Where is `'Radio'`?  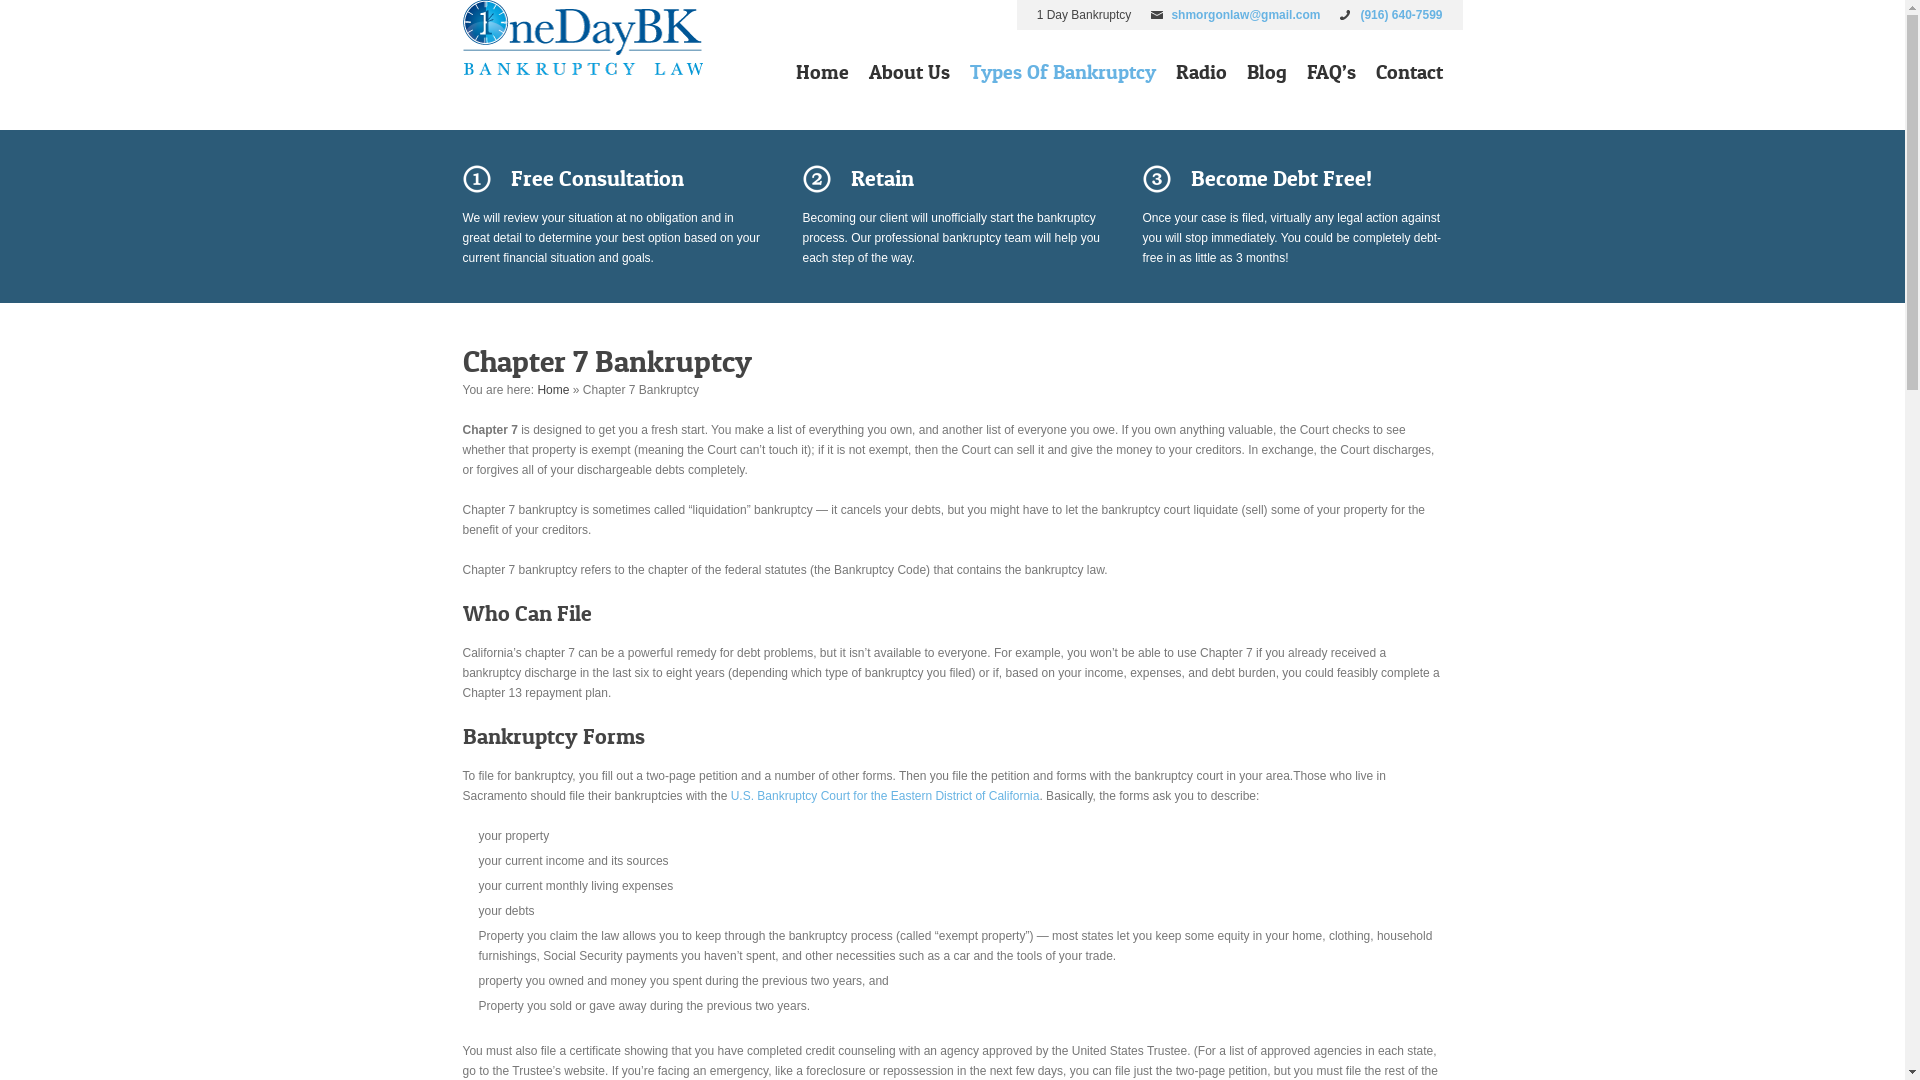
'Radio' is located at coordinates (1200, 75).